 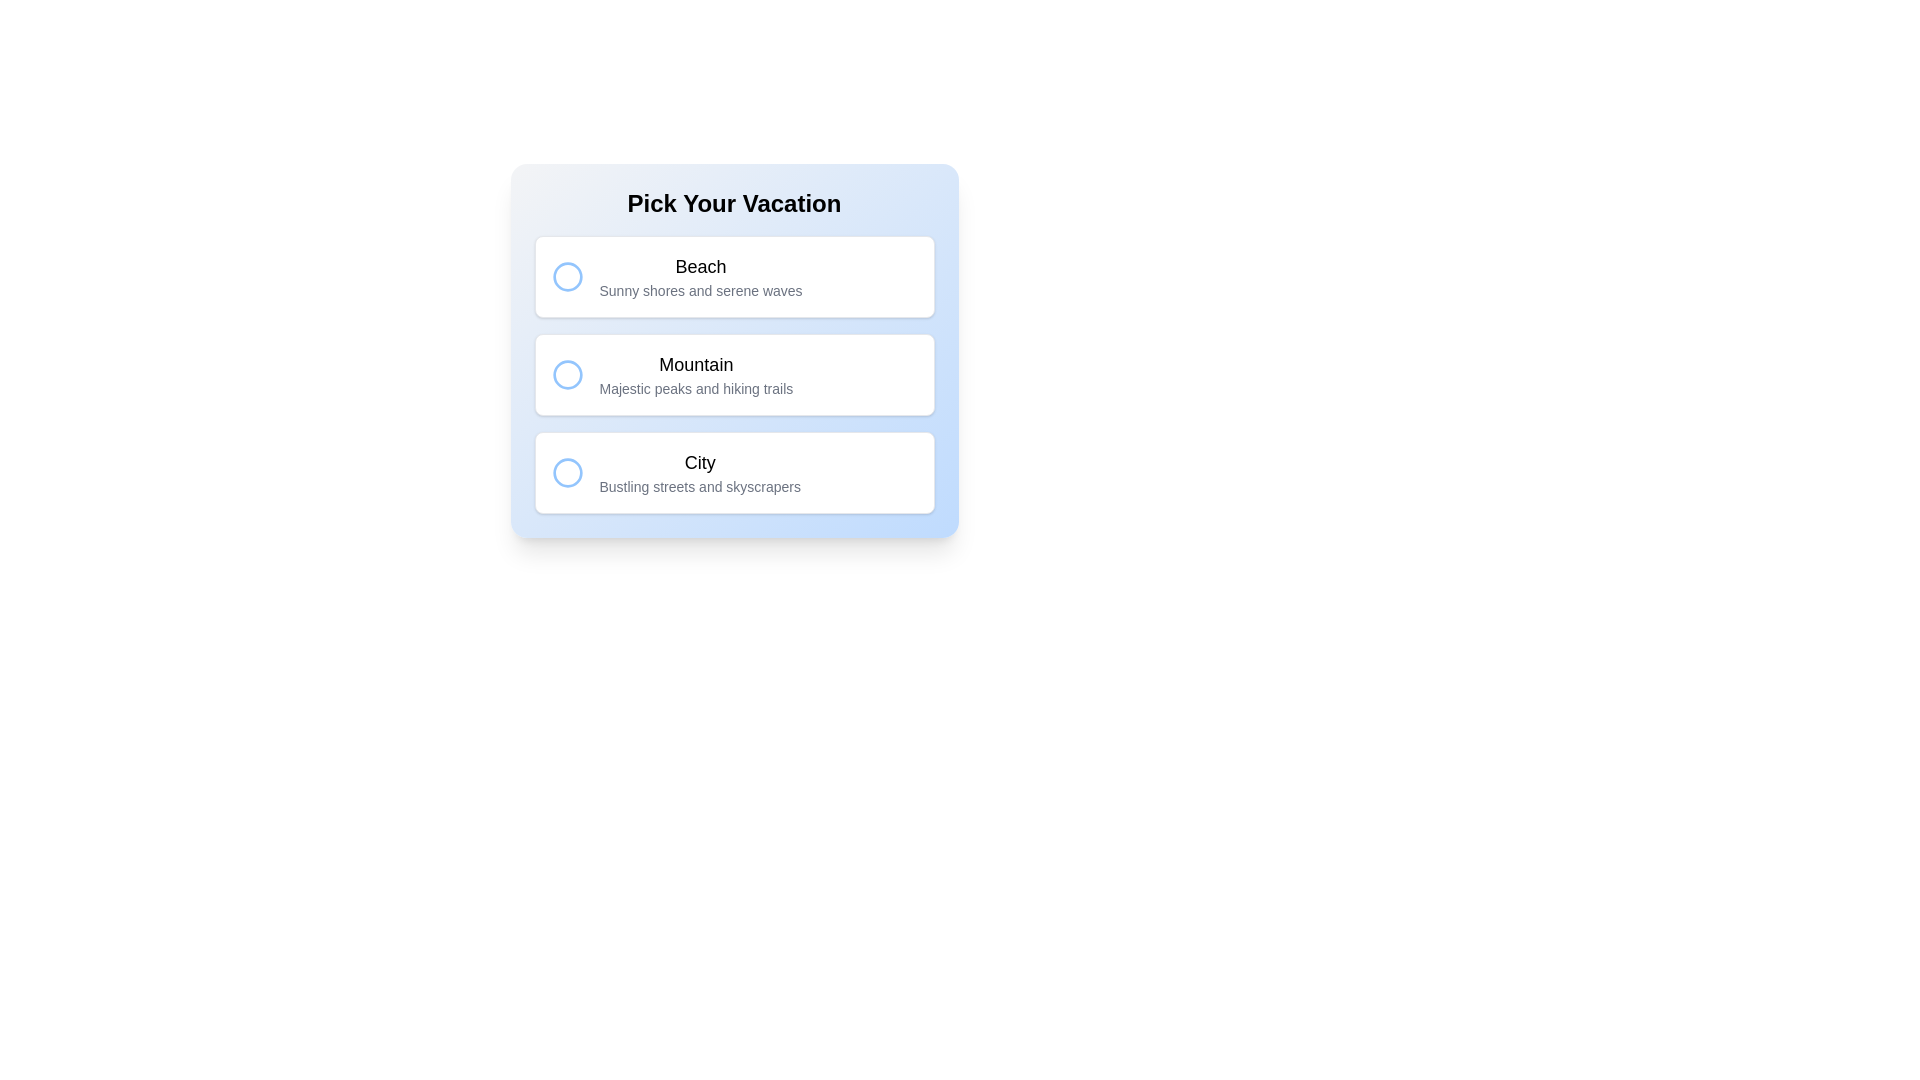 I want to click on descriptive text label providing additional information about the 'City' option, positioned below the 'City' label, so click(x=700, y=486).